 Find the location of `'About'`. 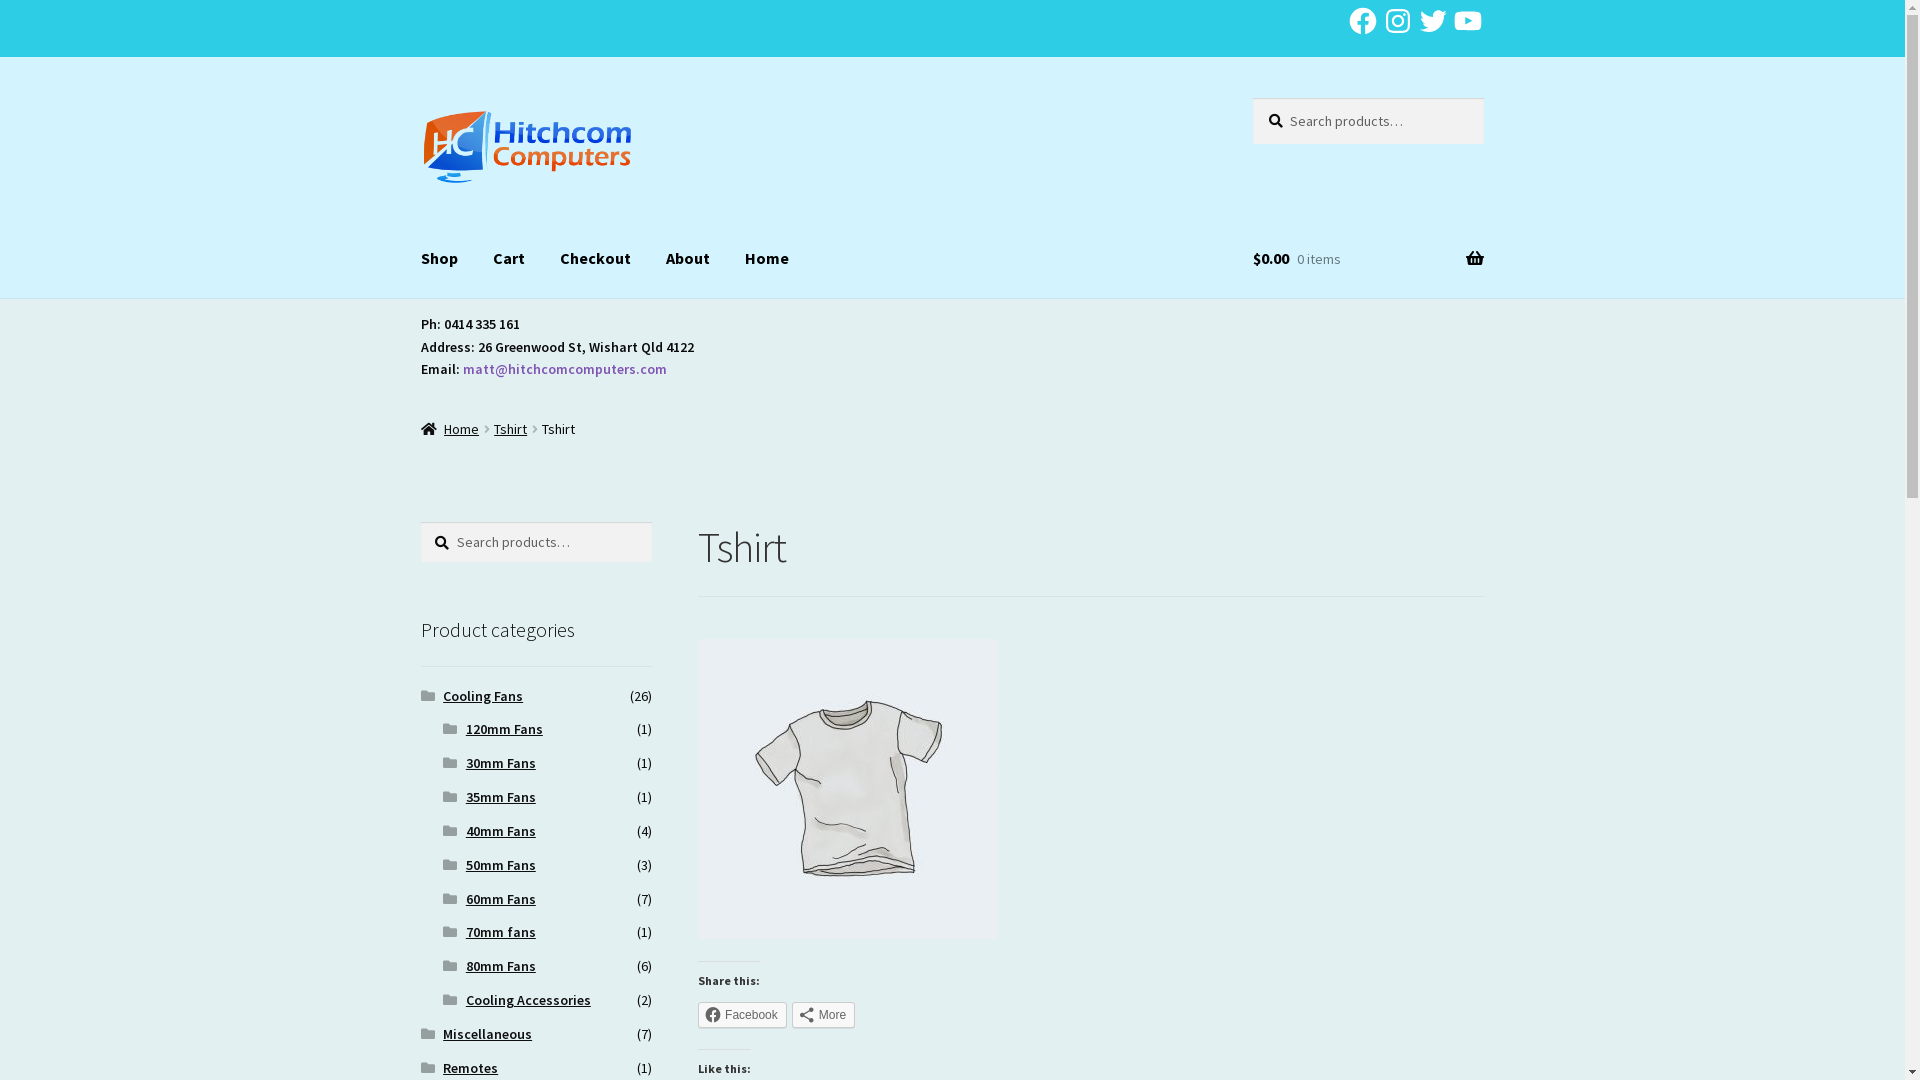

'About' is located at coordinates (687, 257).